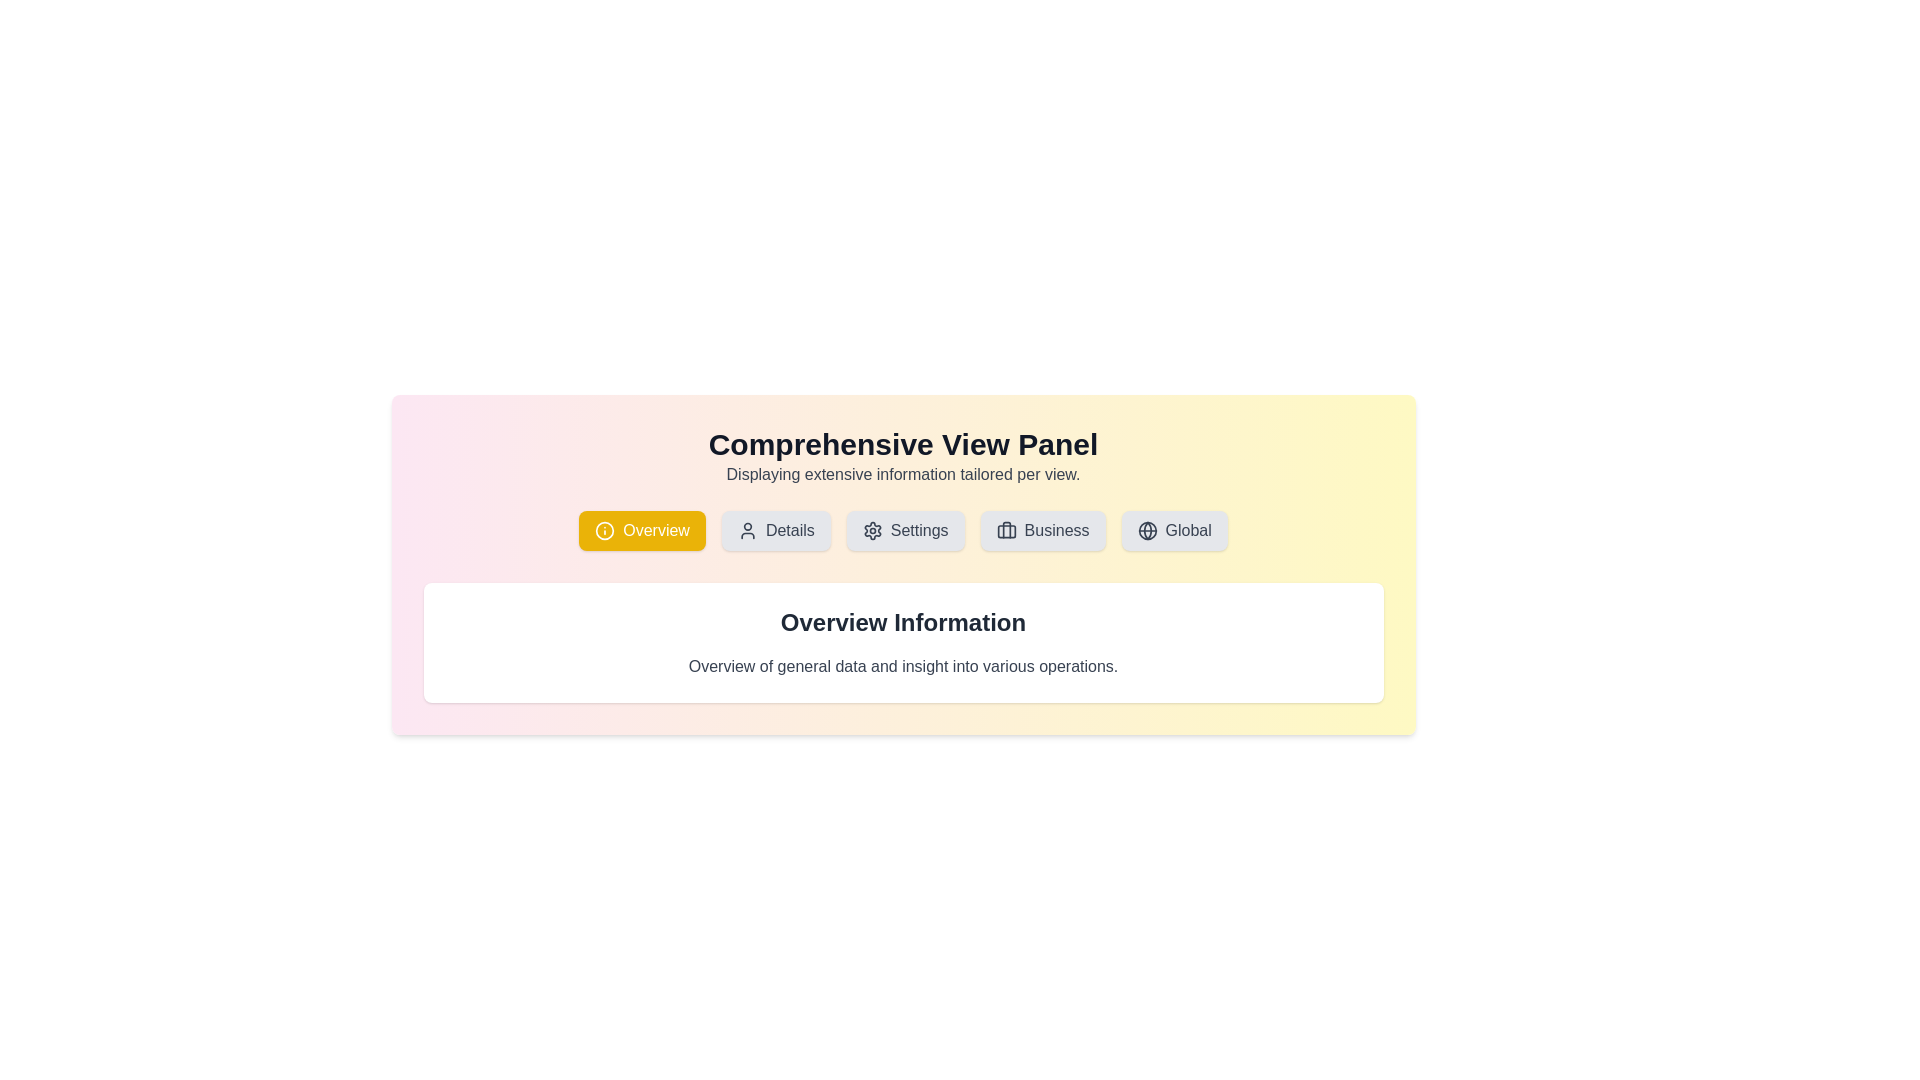 The width and height of the screenshot is (1920, 1080). What do you see at coordinates (904, 530) in the screenshot?
I see `the 'Settings' button, which is a rectangular button with rounded corners, light gray color, and a gear icon on the left` at bounding box center [904, 530].